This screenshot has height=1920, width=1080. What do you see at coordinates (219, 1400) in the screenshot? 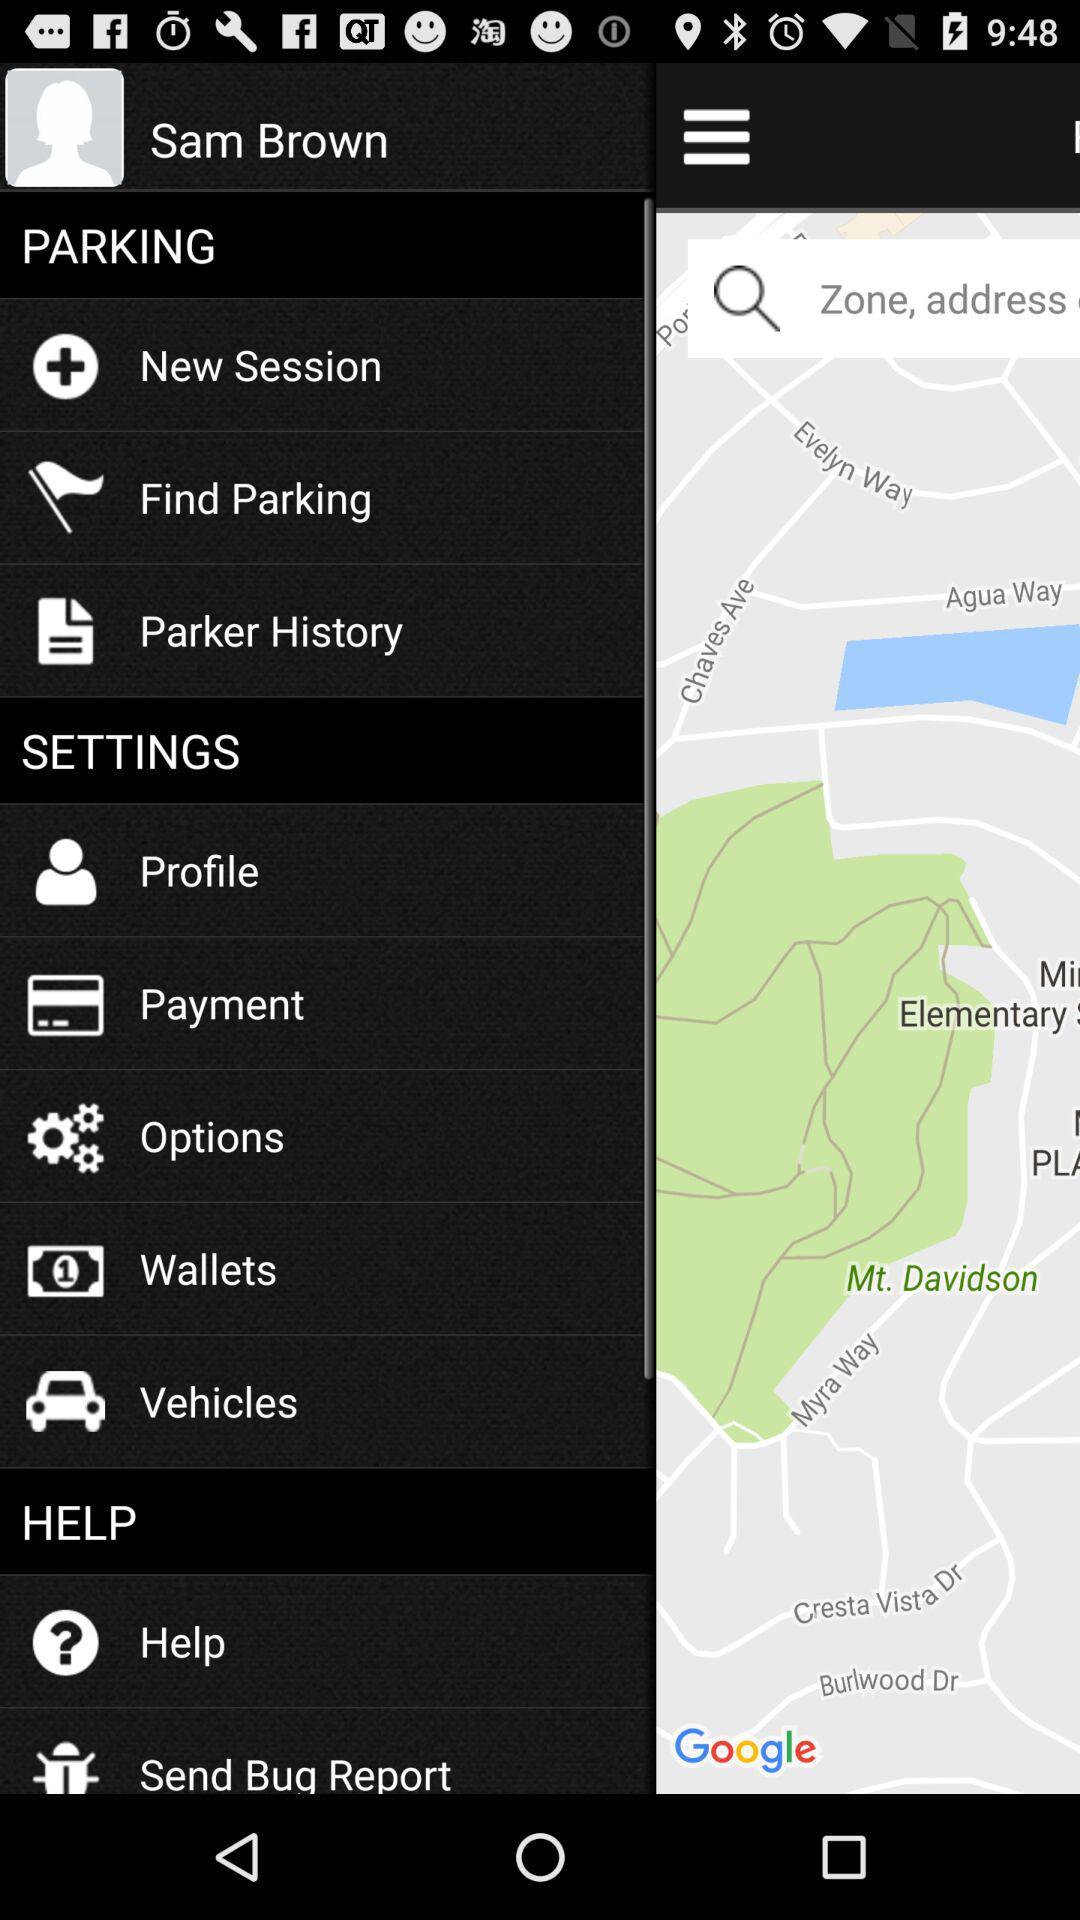
I see `the icon below wallets icon` at bounding box center [219, 1400].